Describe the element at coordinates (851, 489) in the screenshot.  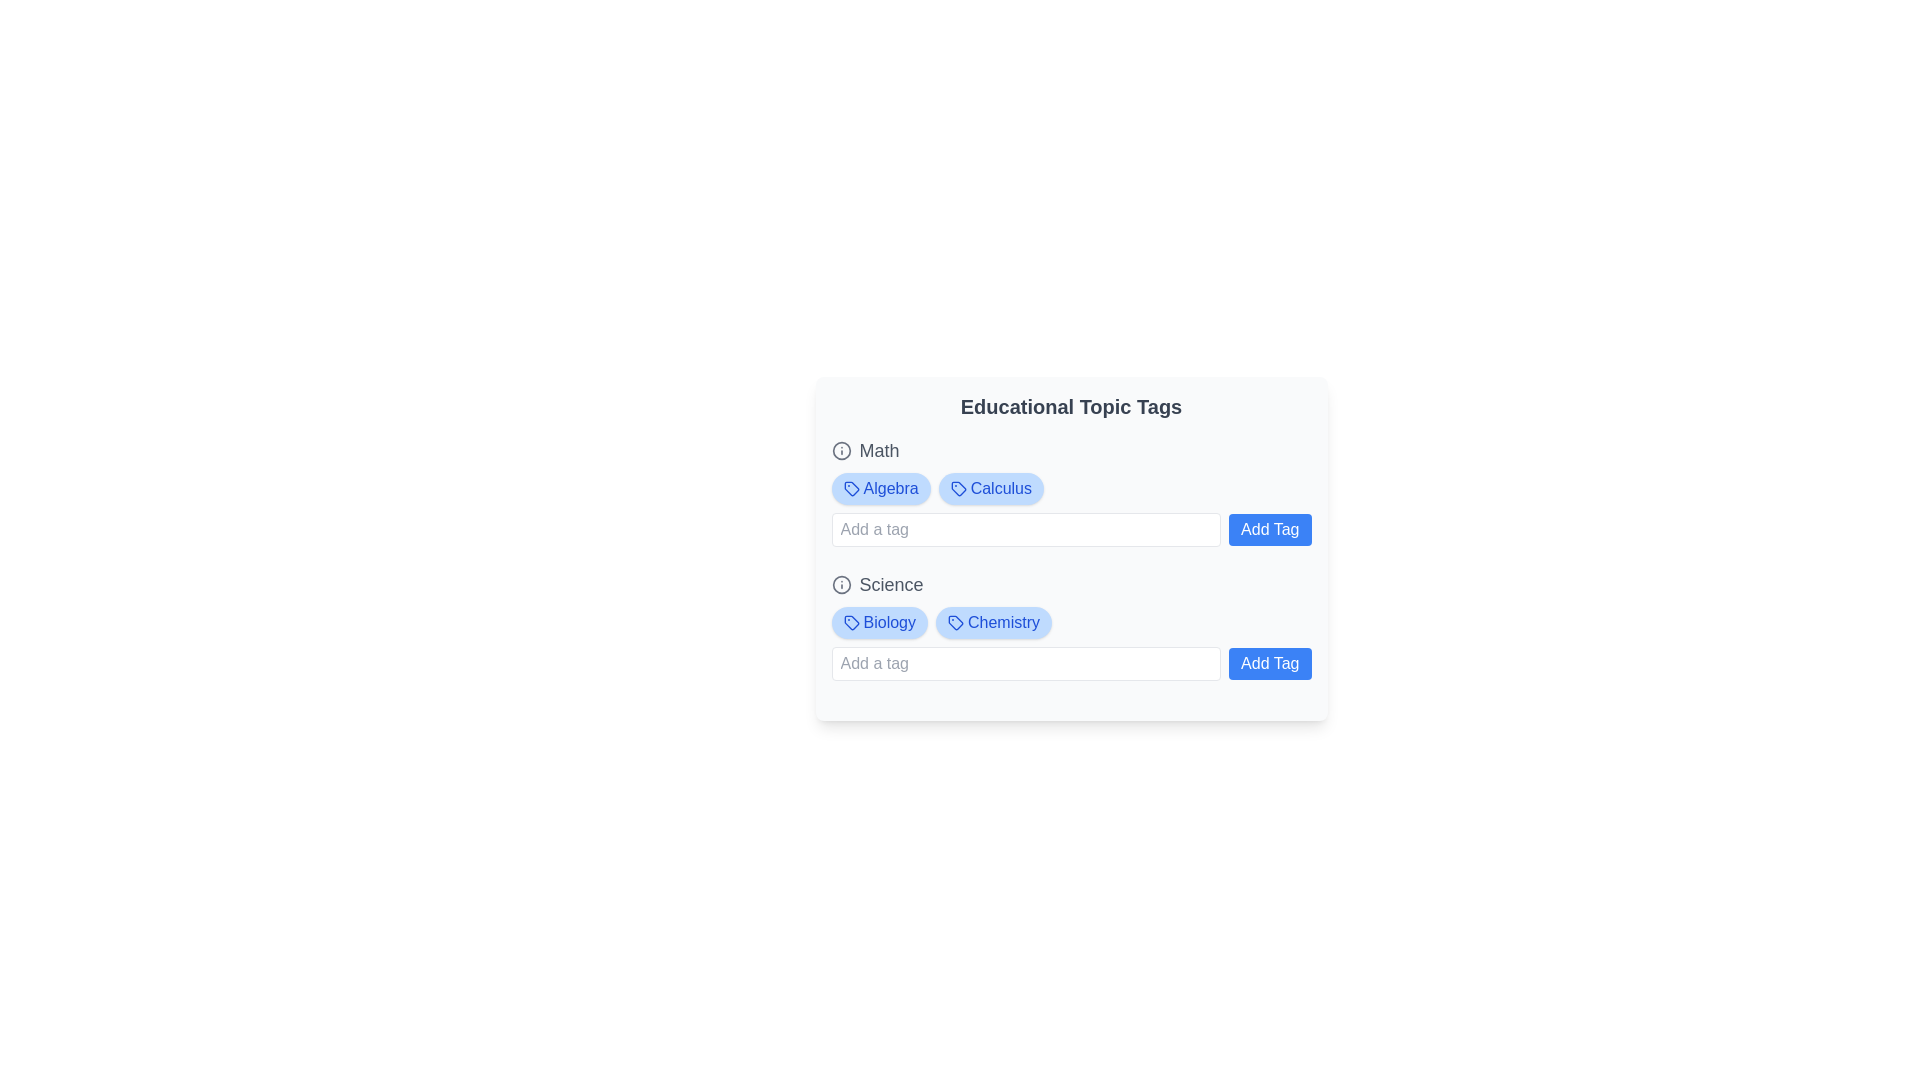
I see `the blue outlined tag-shaped icon representing a label in the 'Math' section, located to the left of the word 'Algebra'` at that location.